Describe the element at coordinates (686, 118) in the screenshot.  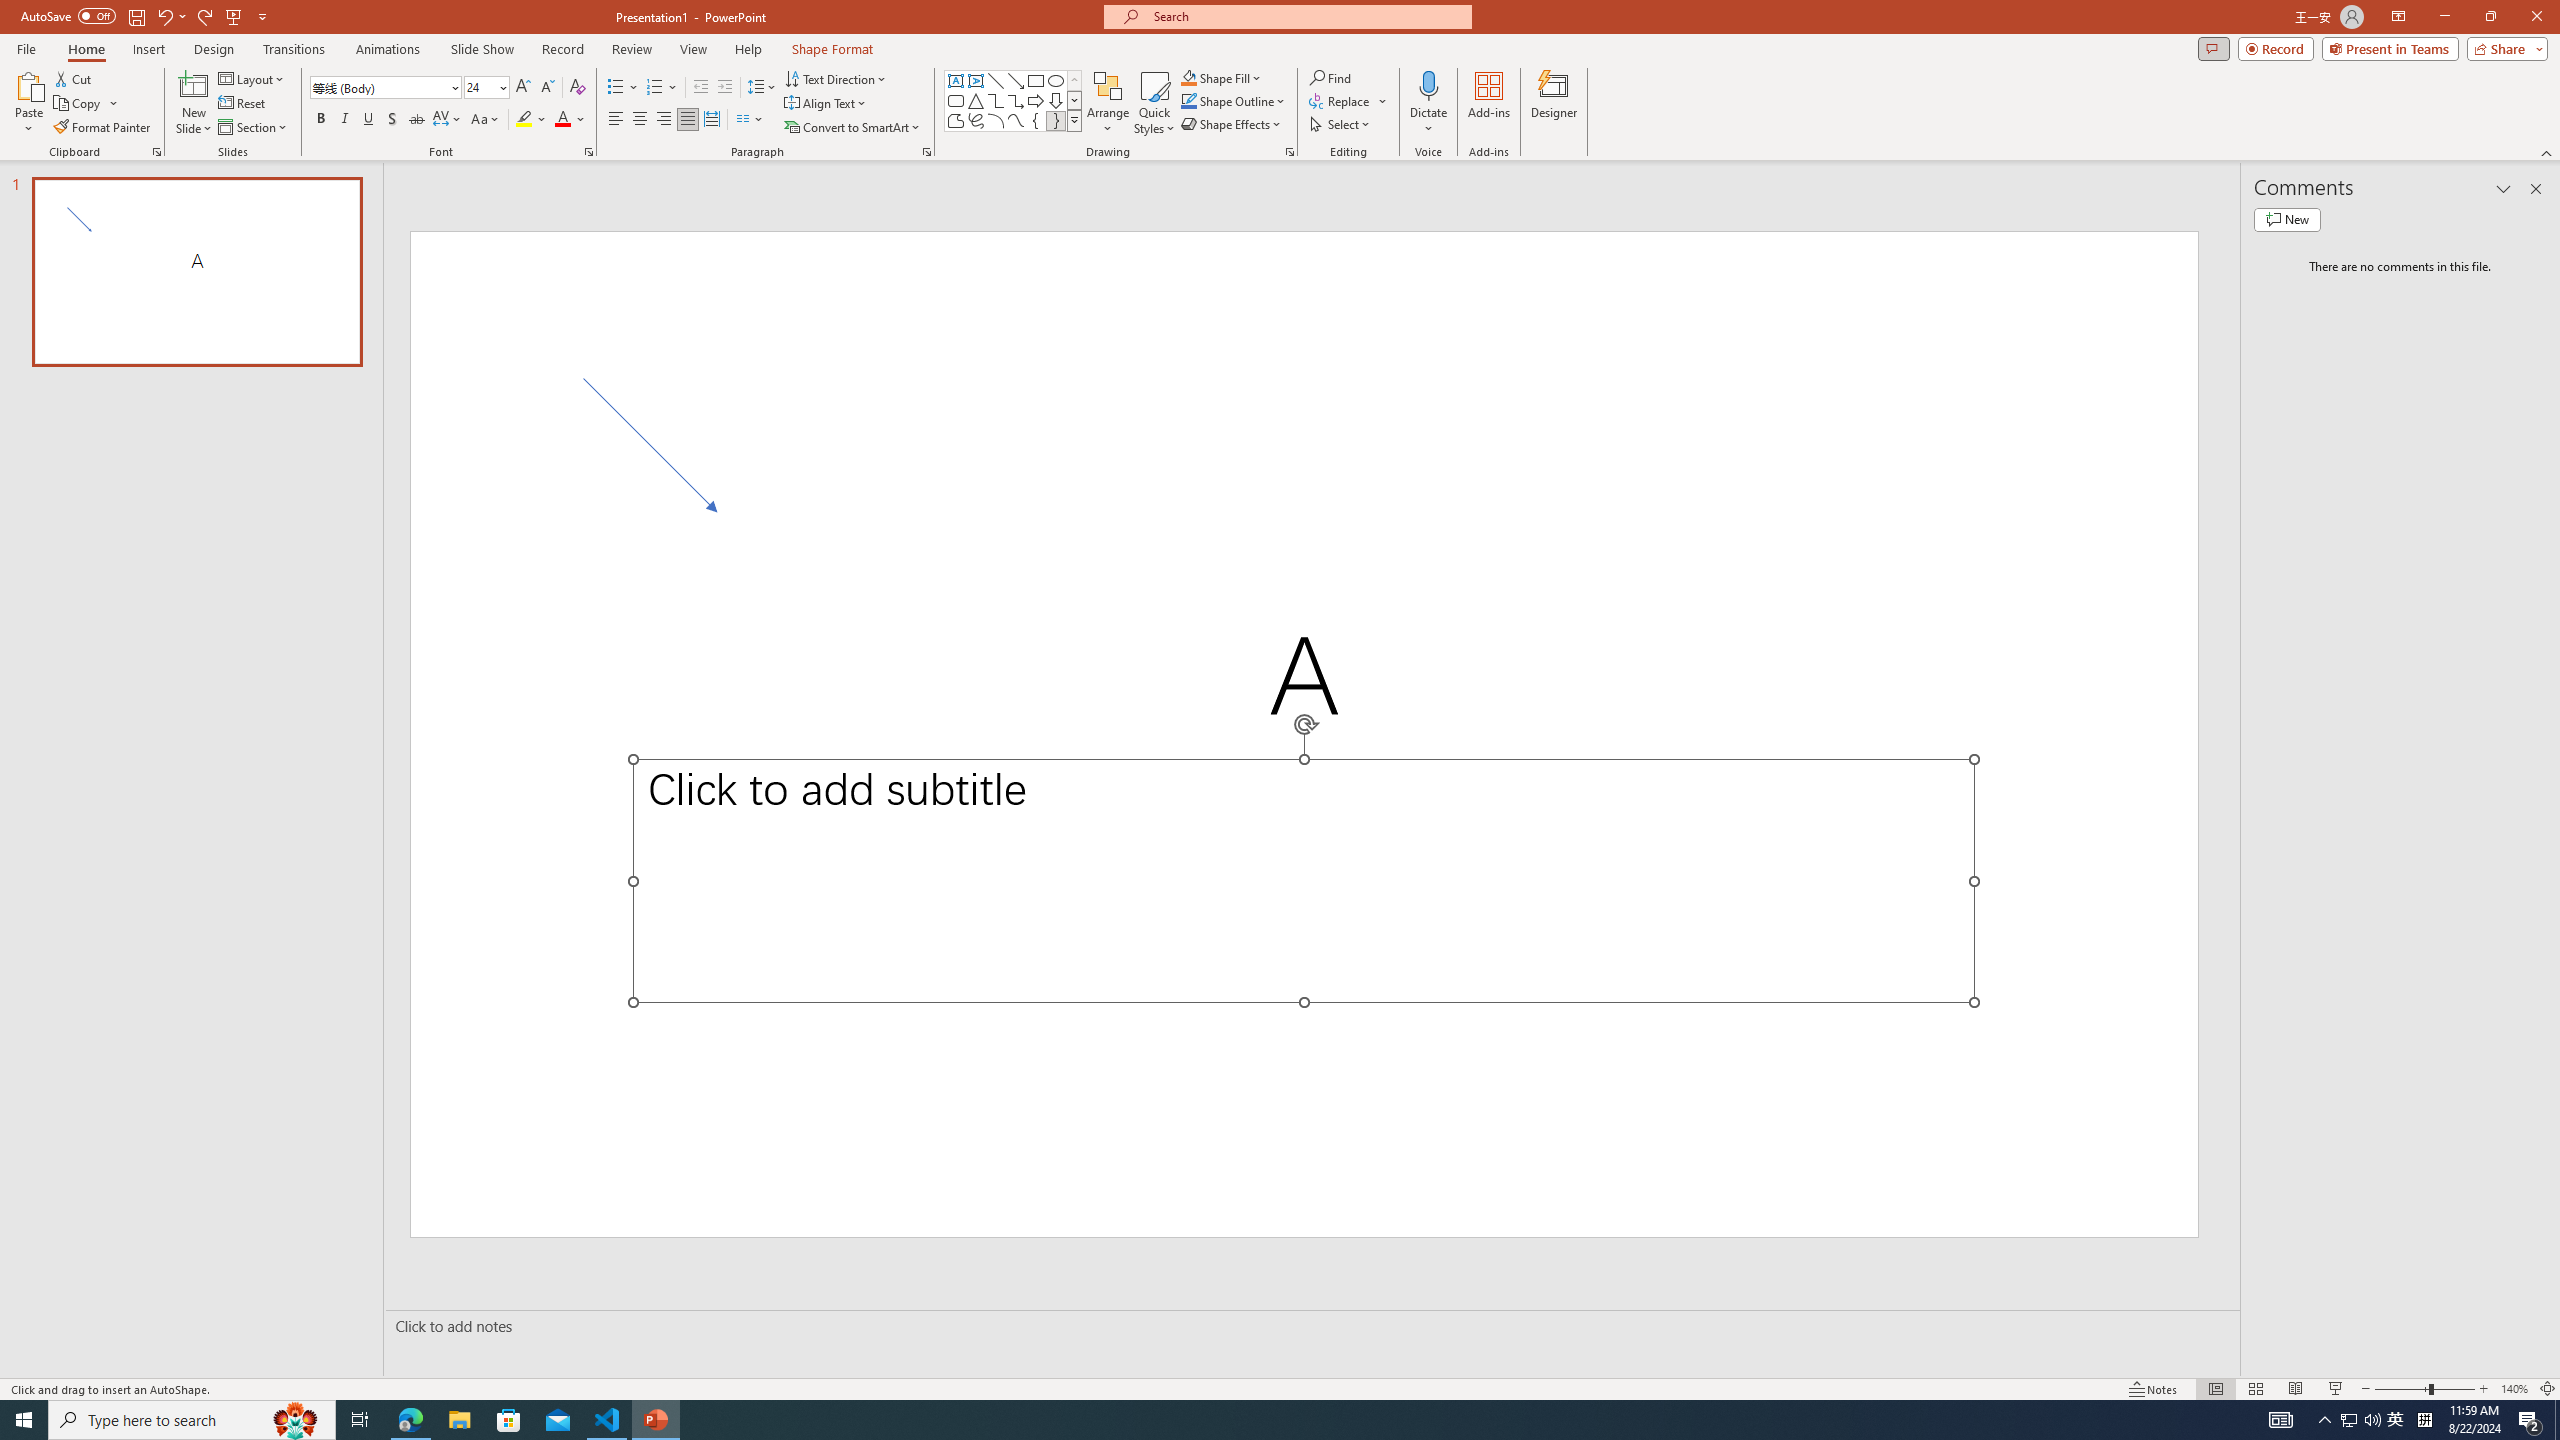
I see `'Justify'` at that location.